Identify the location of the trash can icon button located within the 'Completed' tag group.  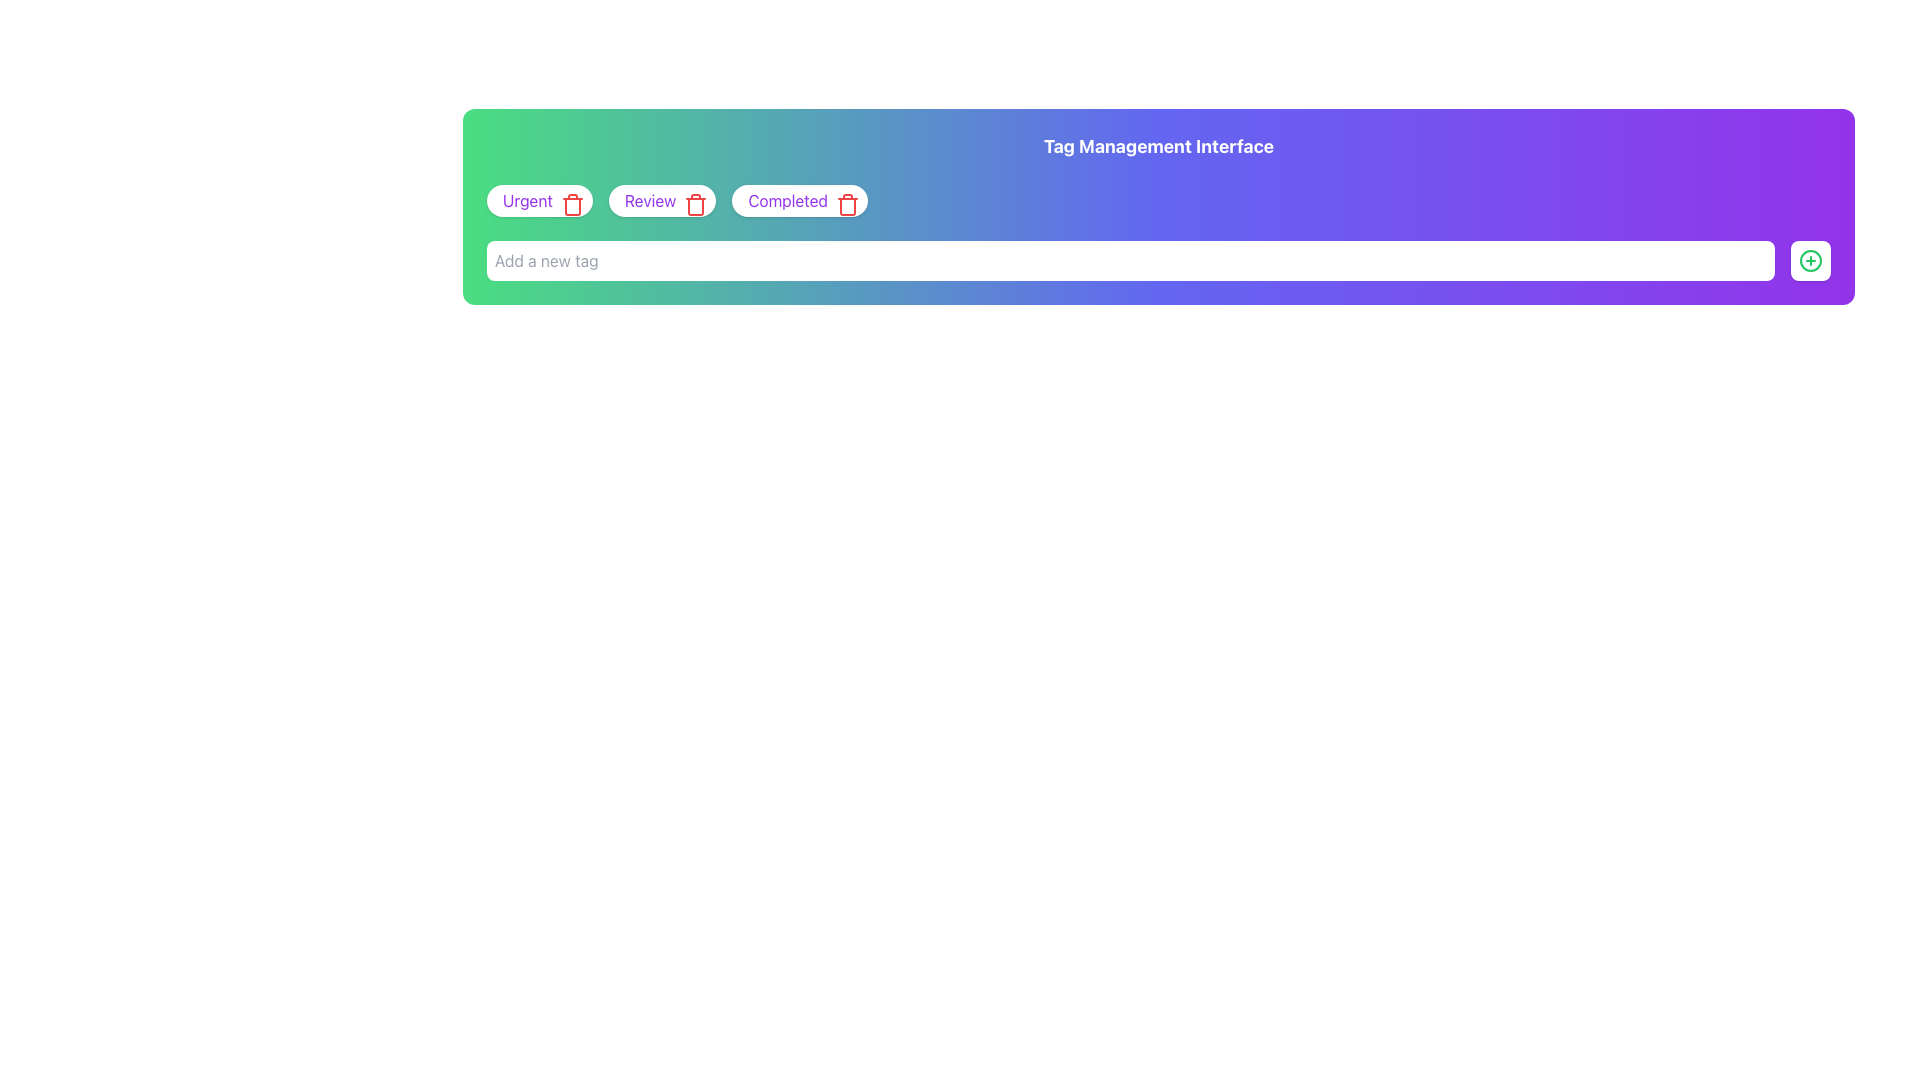
(847, 204).